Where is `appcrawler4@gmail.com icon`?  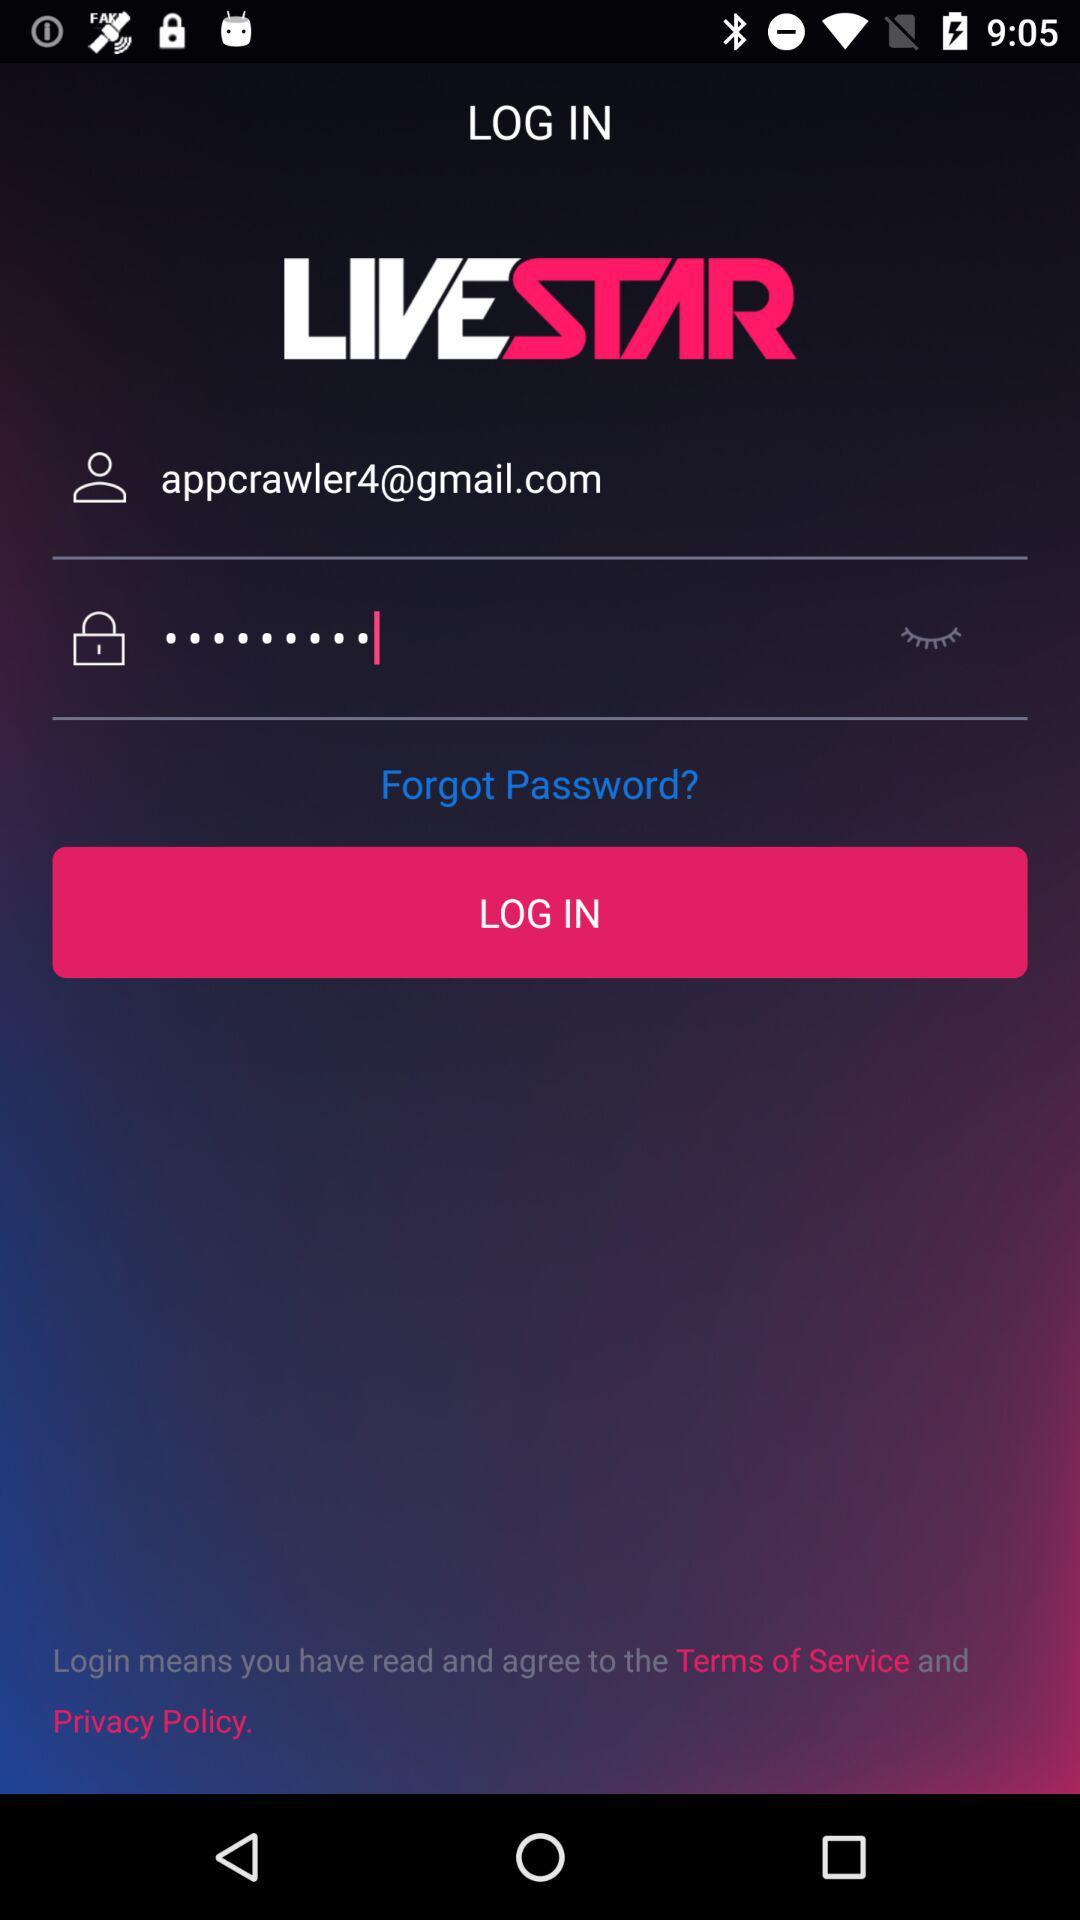 appcrawler4@gmail.com icon is located at coordinates (593, 476).